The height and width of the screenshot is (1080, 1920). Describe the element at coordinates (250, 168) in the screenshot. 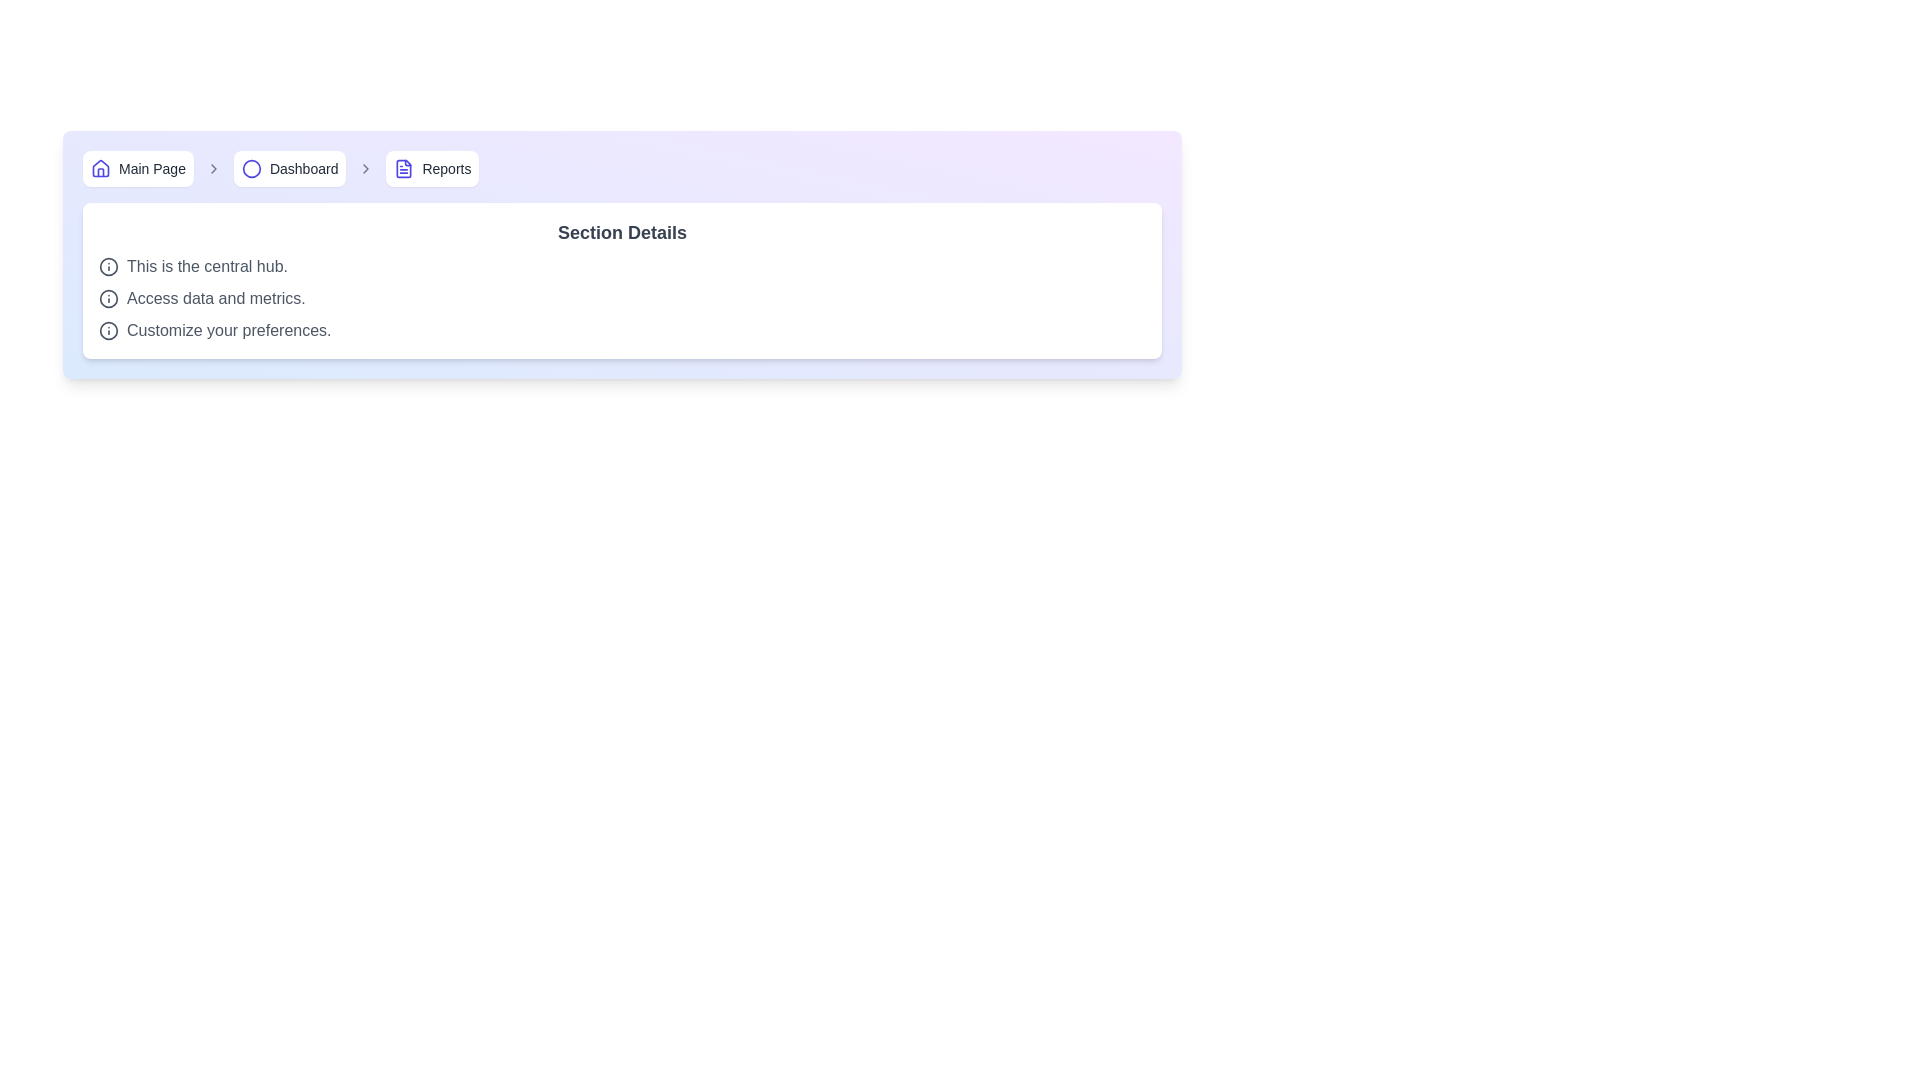

I see `the SVG circle graphic icon representing the second navigation item labeled 'Dashboard' in the breadcrumb navigation structure` at that location.